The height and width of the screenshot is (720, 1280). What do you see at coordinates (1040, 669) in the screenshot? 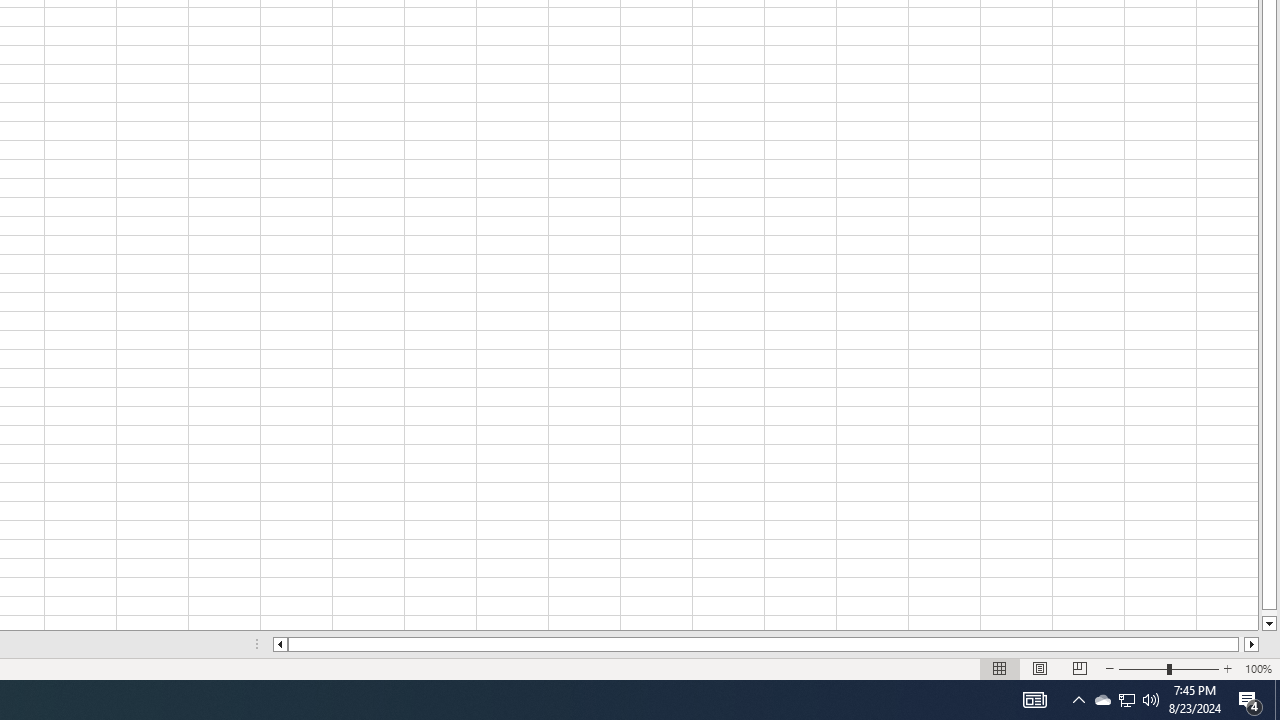
I see `'Page Layout'` at bounding box center [1040, 669].